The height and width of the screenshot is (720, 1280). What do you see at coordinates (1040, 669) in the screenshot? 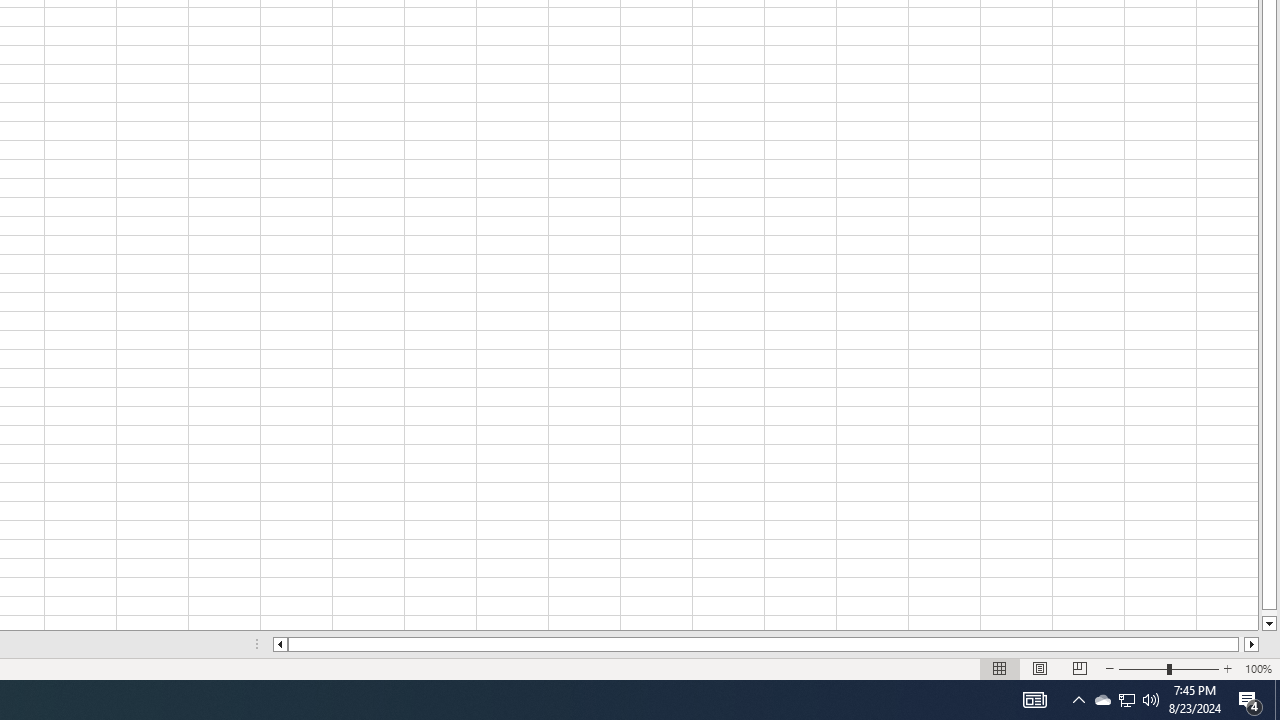
I see `'Page Layout'` at bounding box center [1040, 669].